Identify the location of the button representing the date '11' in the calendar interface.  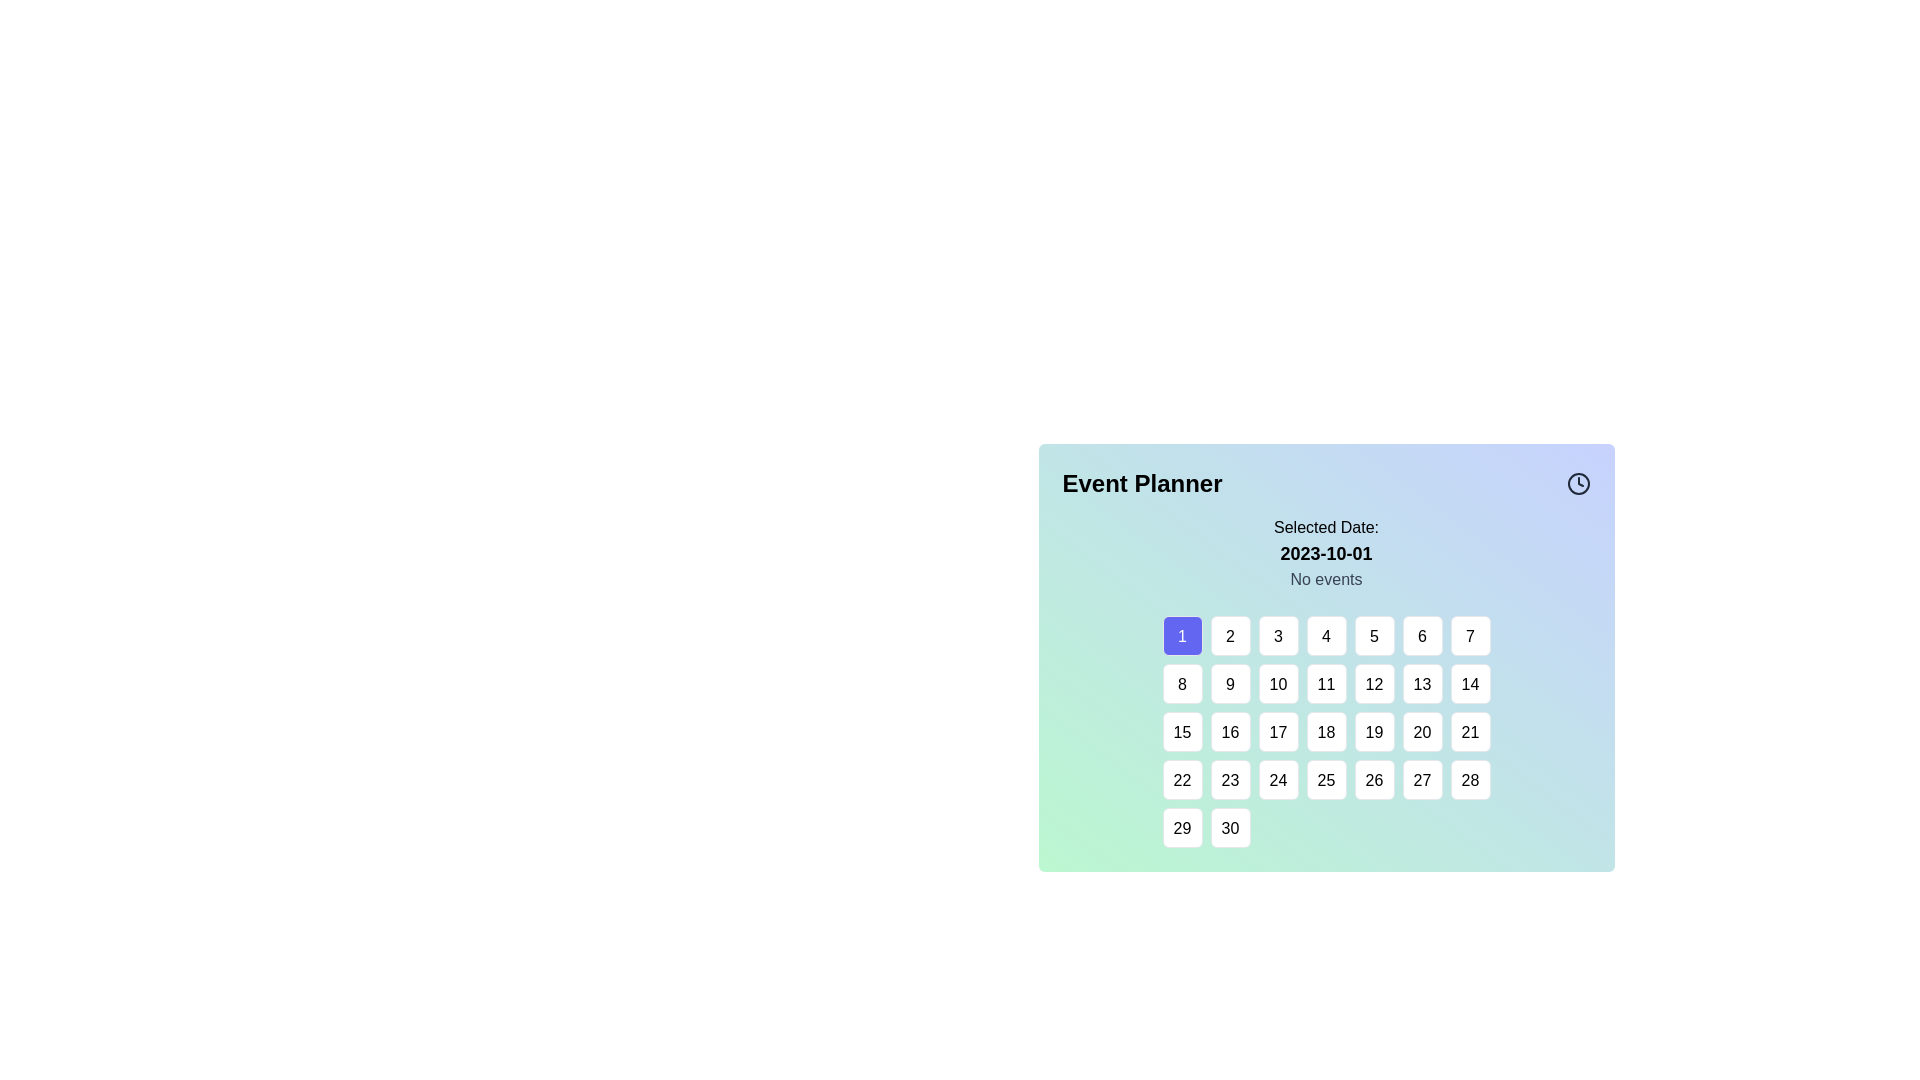
(1326, 682).